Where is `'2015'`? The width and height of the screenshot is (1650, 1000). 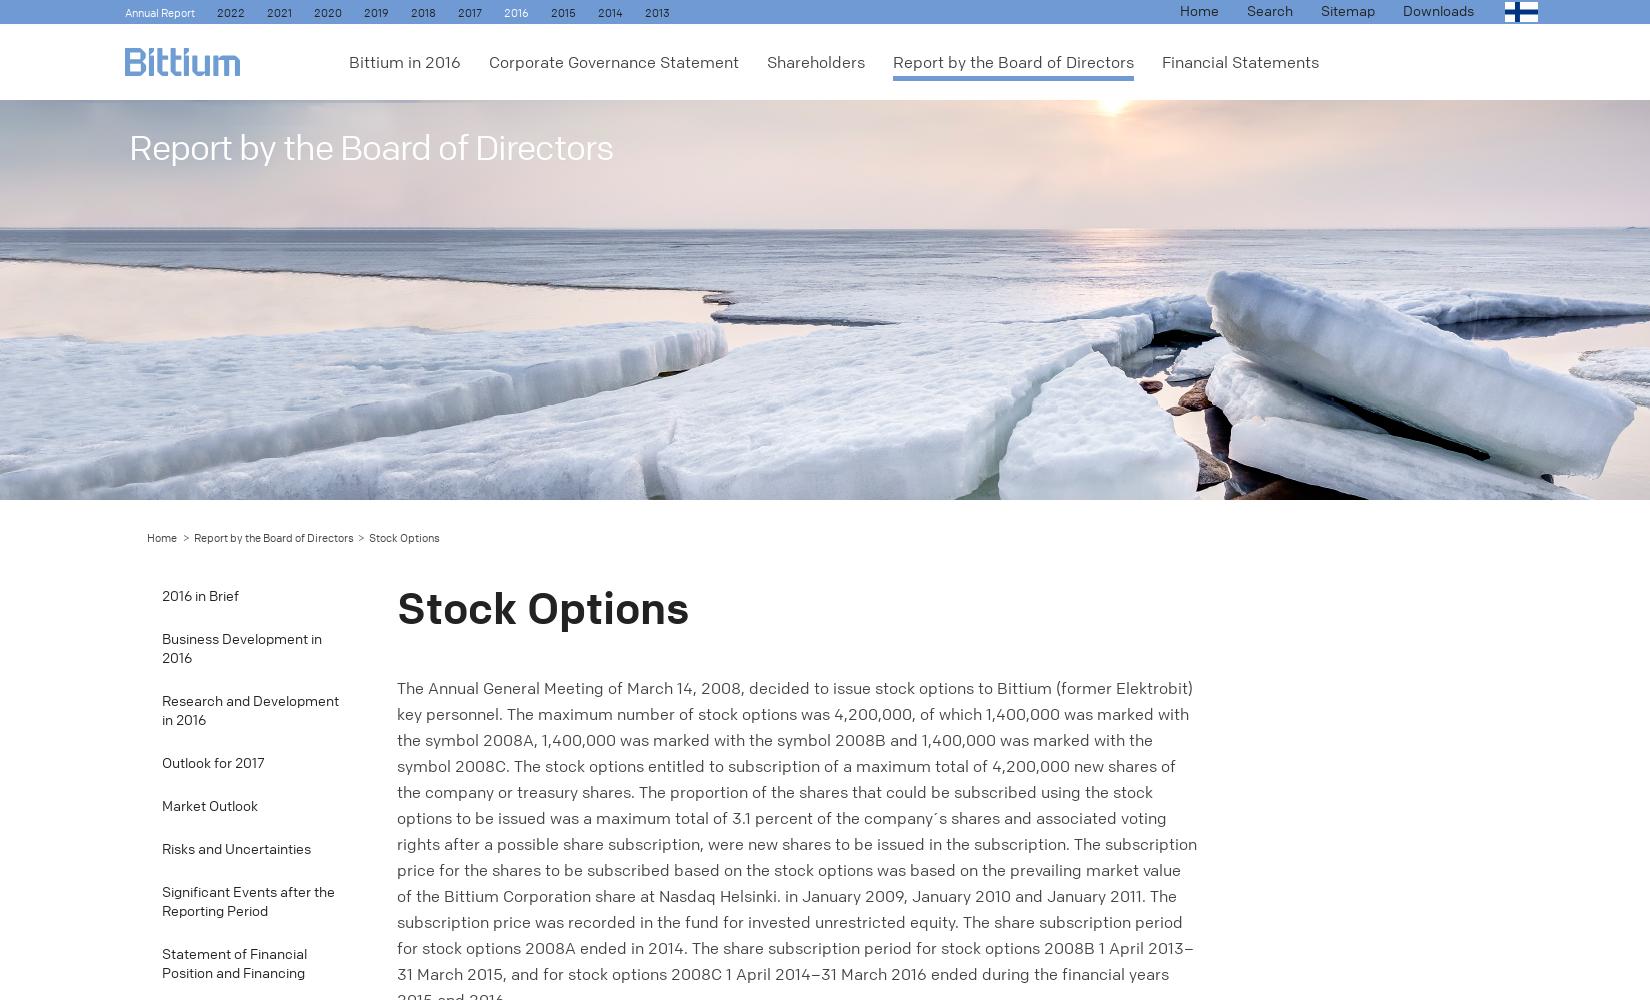
'2015' is located at coordinates (562, 13).